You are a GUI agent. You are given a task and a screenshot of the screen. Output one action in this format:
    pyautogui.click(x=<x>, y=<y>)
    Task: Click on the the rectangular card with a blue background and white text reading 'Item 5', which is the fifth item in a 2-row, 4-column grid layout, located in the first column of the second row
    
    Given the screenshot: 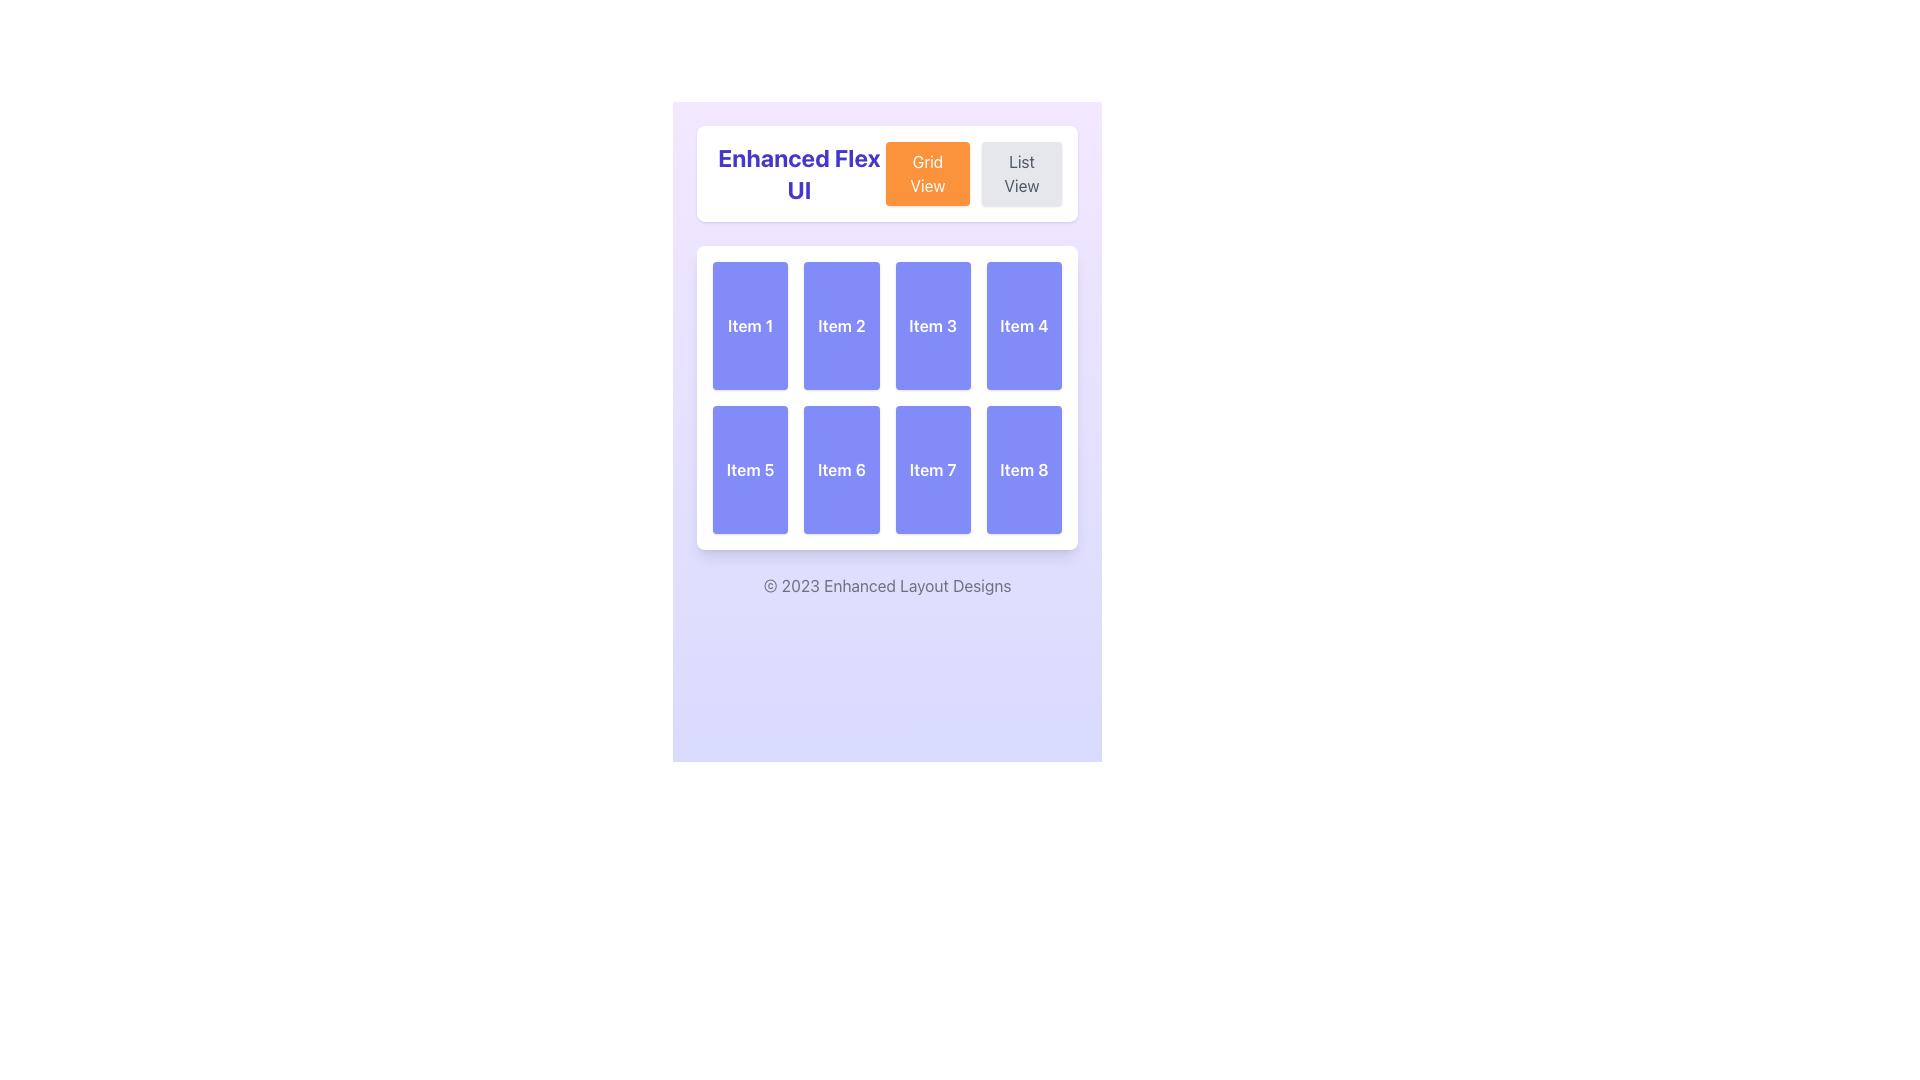 What is the action you would take?
    pyautogui.click(x=749, y=470)
    